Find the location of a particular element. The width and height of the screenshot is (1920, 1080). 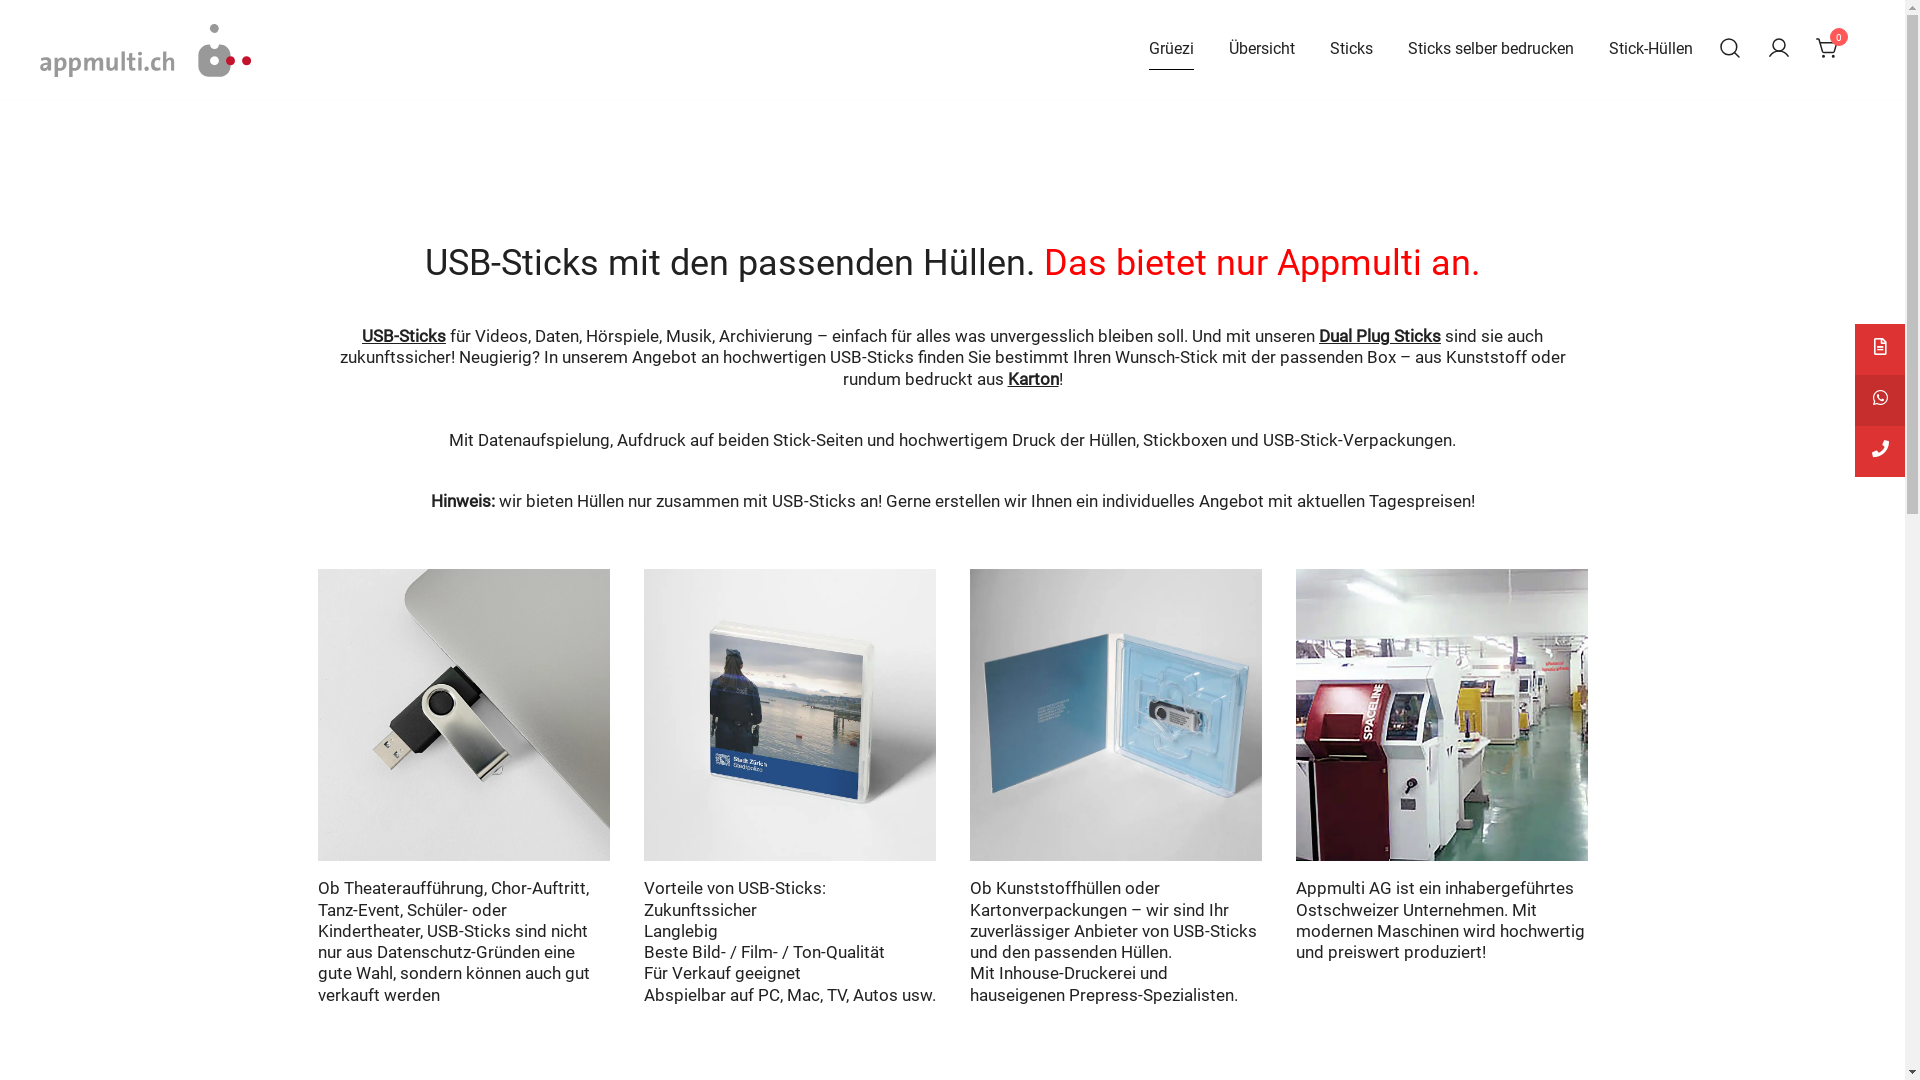

'Karton' is located at coordinates (1033, 378).